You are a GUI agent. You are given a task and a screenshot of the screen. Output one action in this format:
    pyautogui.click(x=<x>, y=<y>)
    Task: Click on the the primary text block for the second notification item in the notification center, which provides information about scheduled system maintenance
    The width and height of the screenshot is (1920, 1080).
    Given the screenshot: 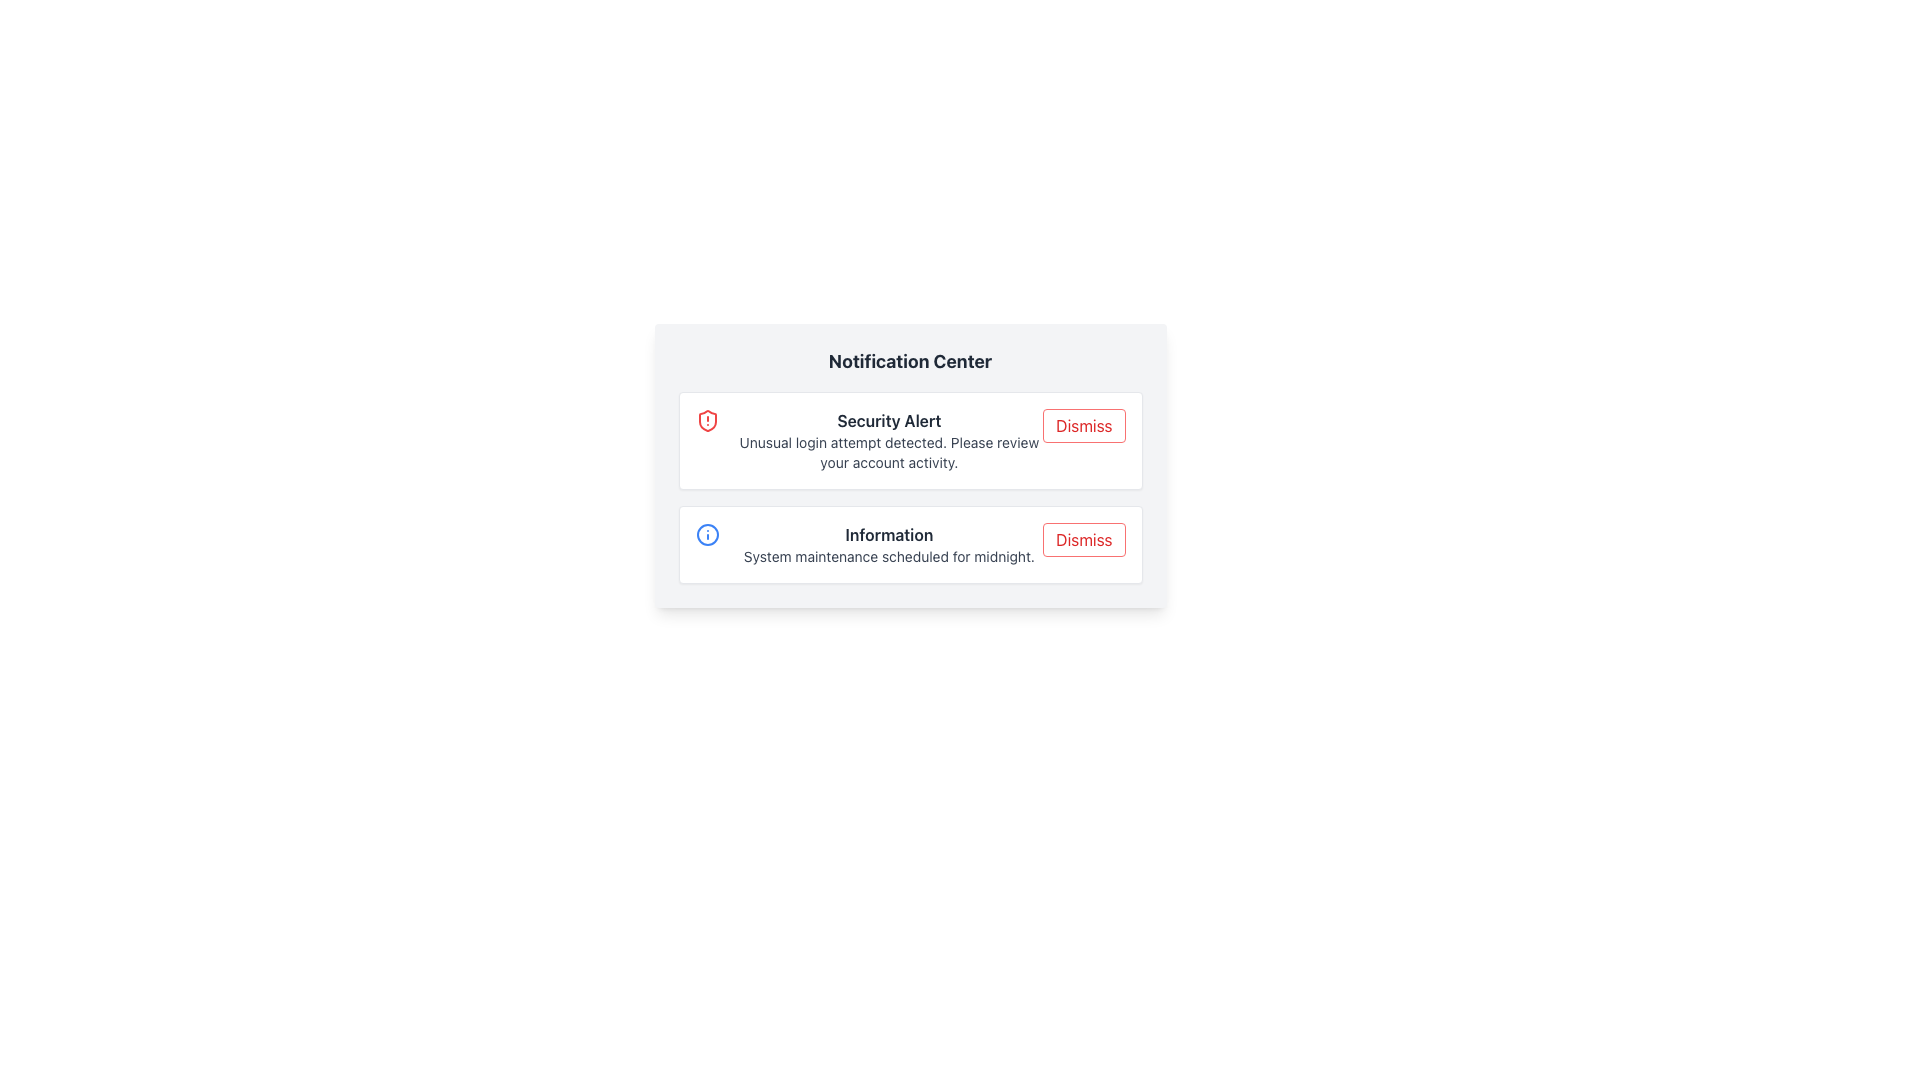 What is the action you would take?
    pyautogui.click(x=888, y=544)
    